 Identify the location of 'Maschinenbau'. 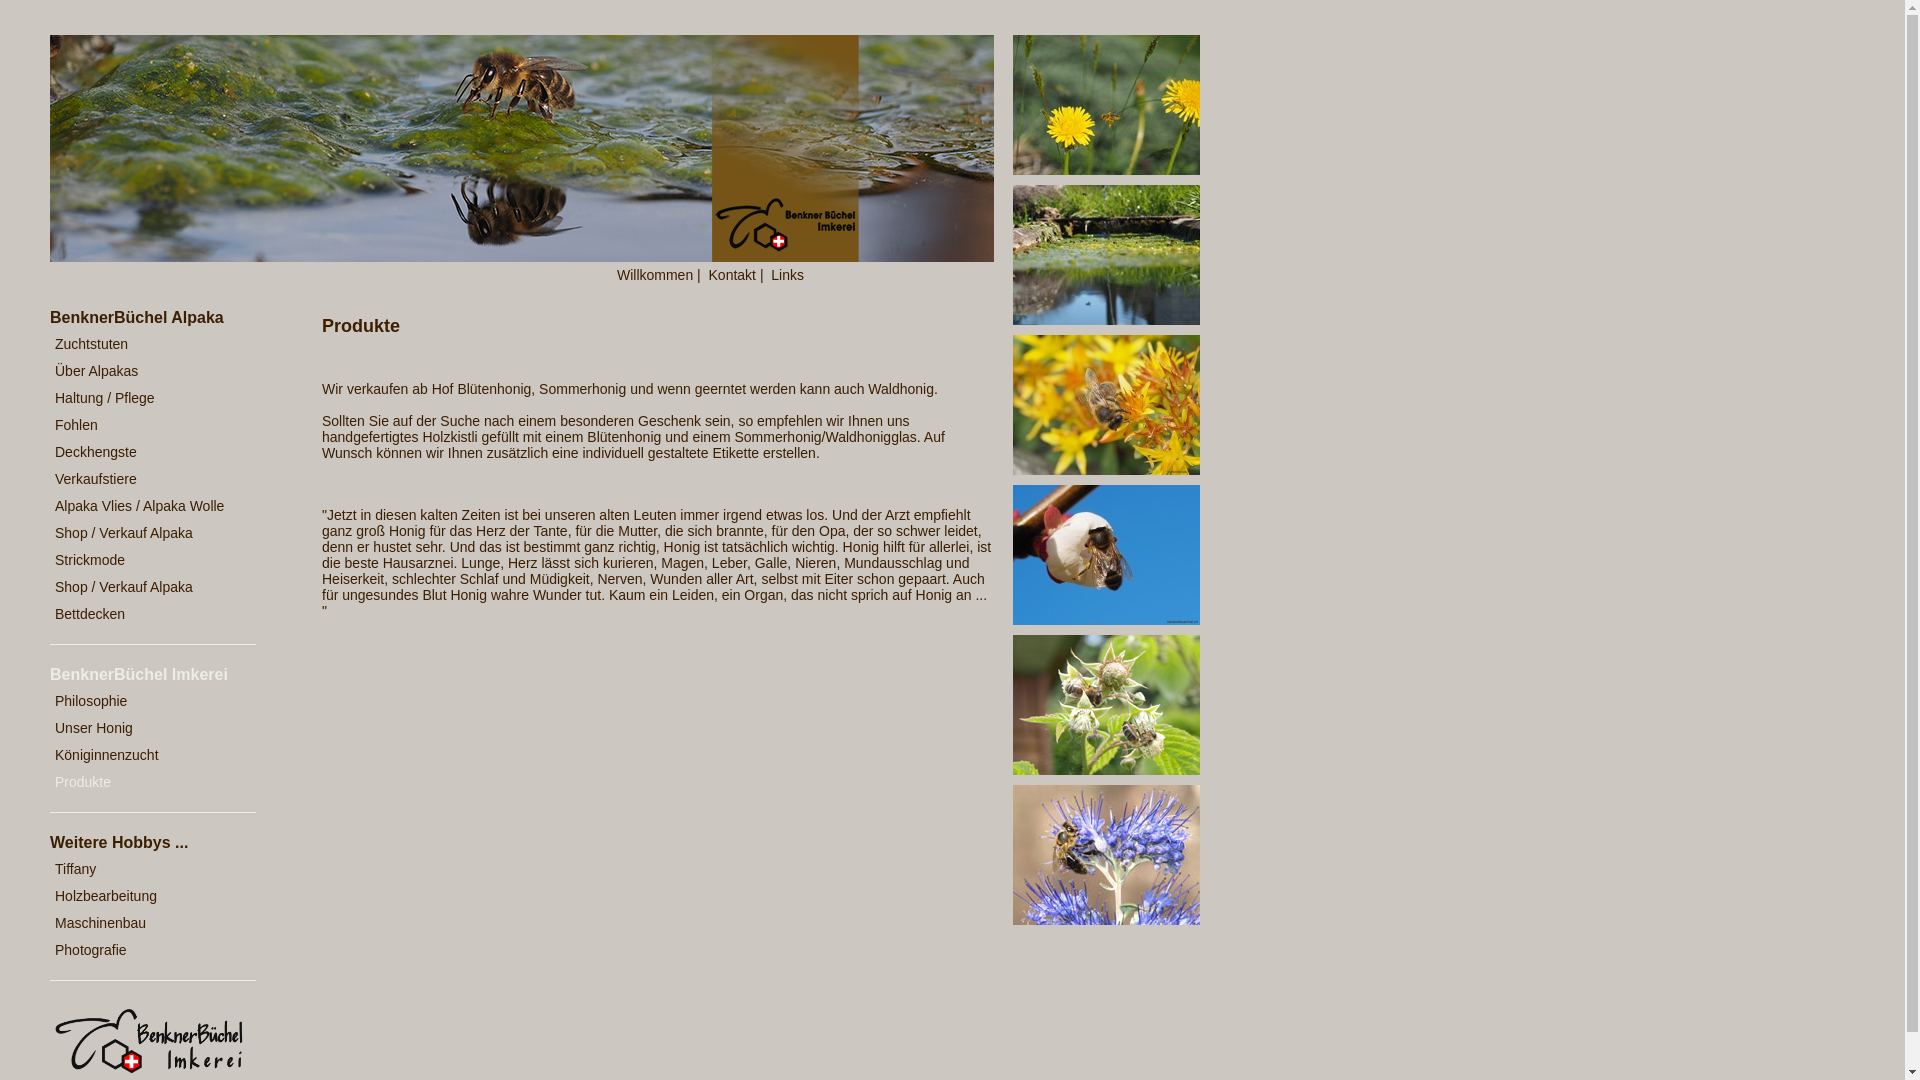
(143, 923).